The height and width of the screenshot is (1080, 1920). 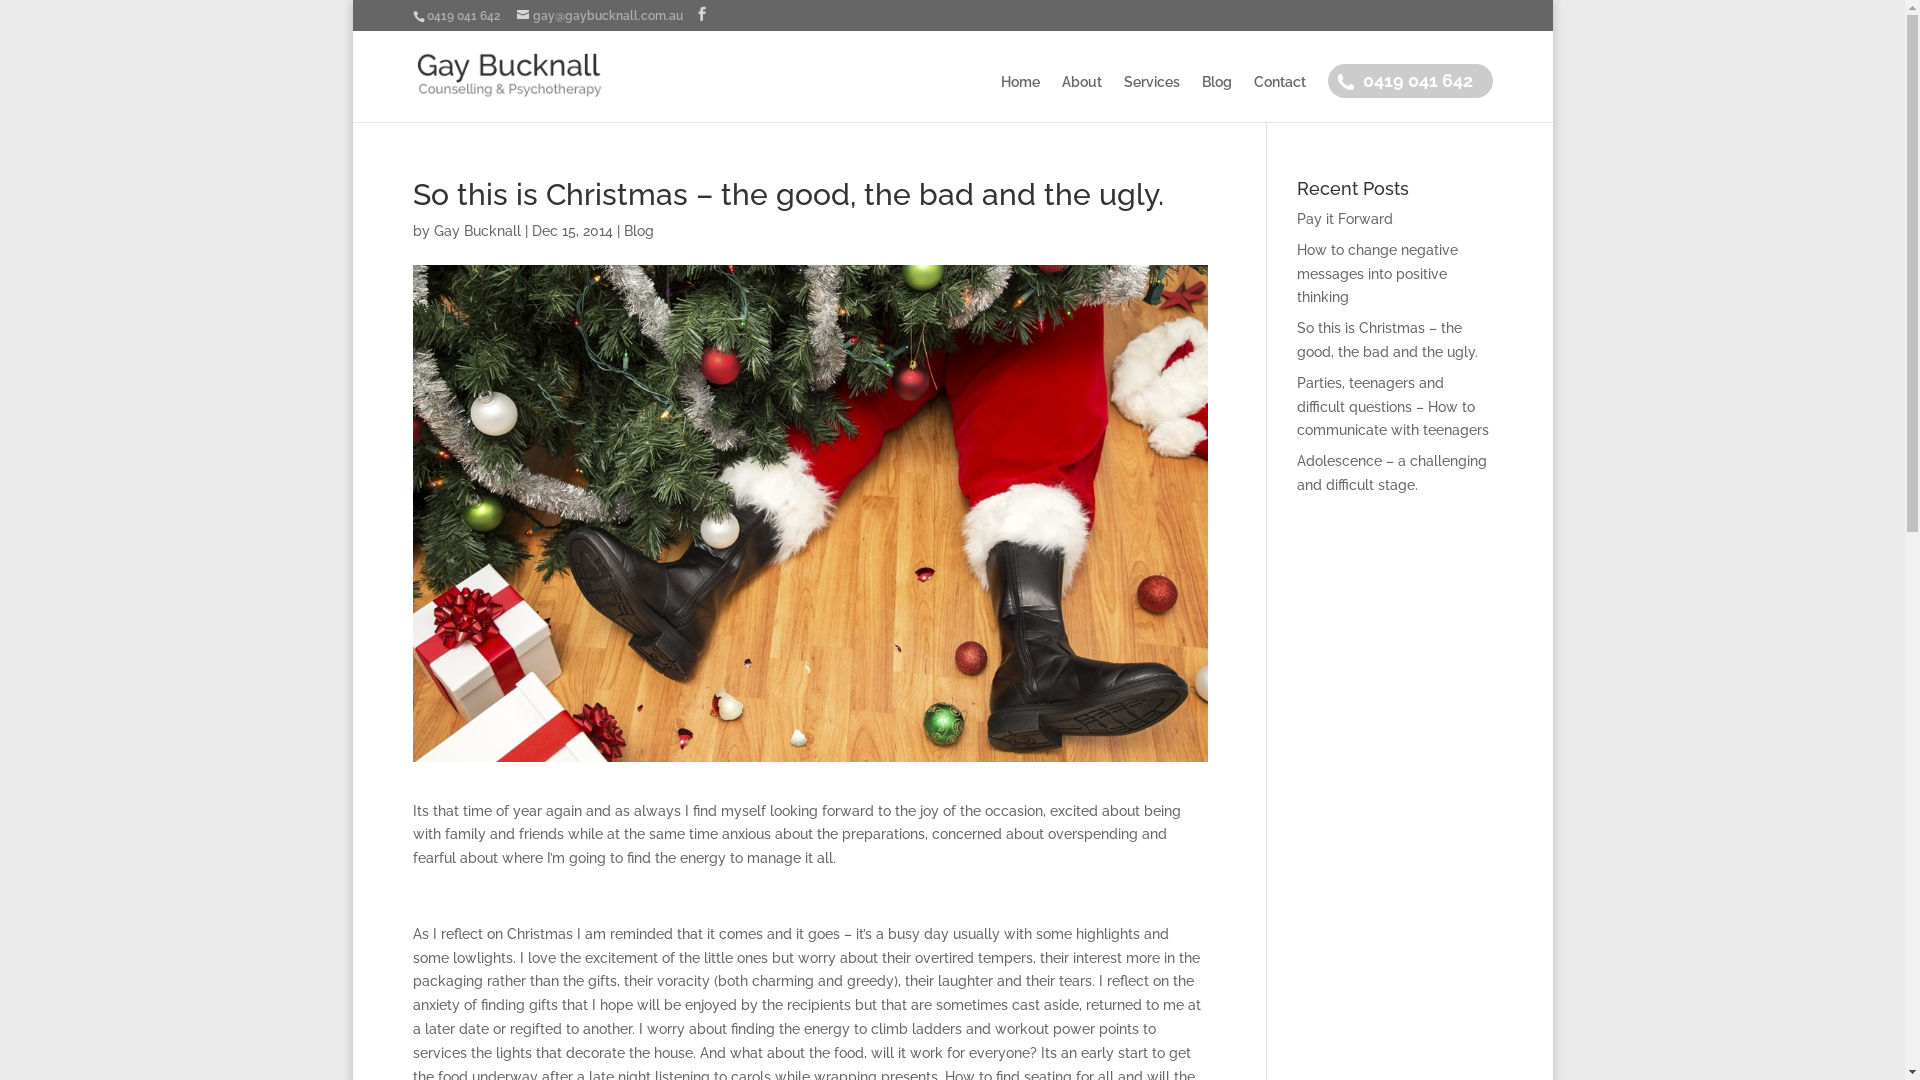 I want to click on 'Pay it Forward', so click(x=1344, y=219).